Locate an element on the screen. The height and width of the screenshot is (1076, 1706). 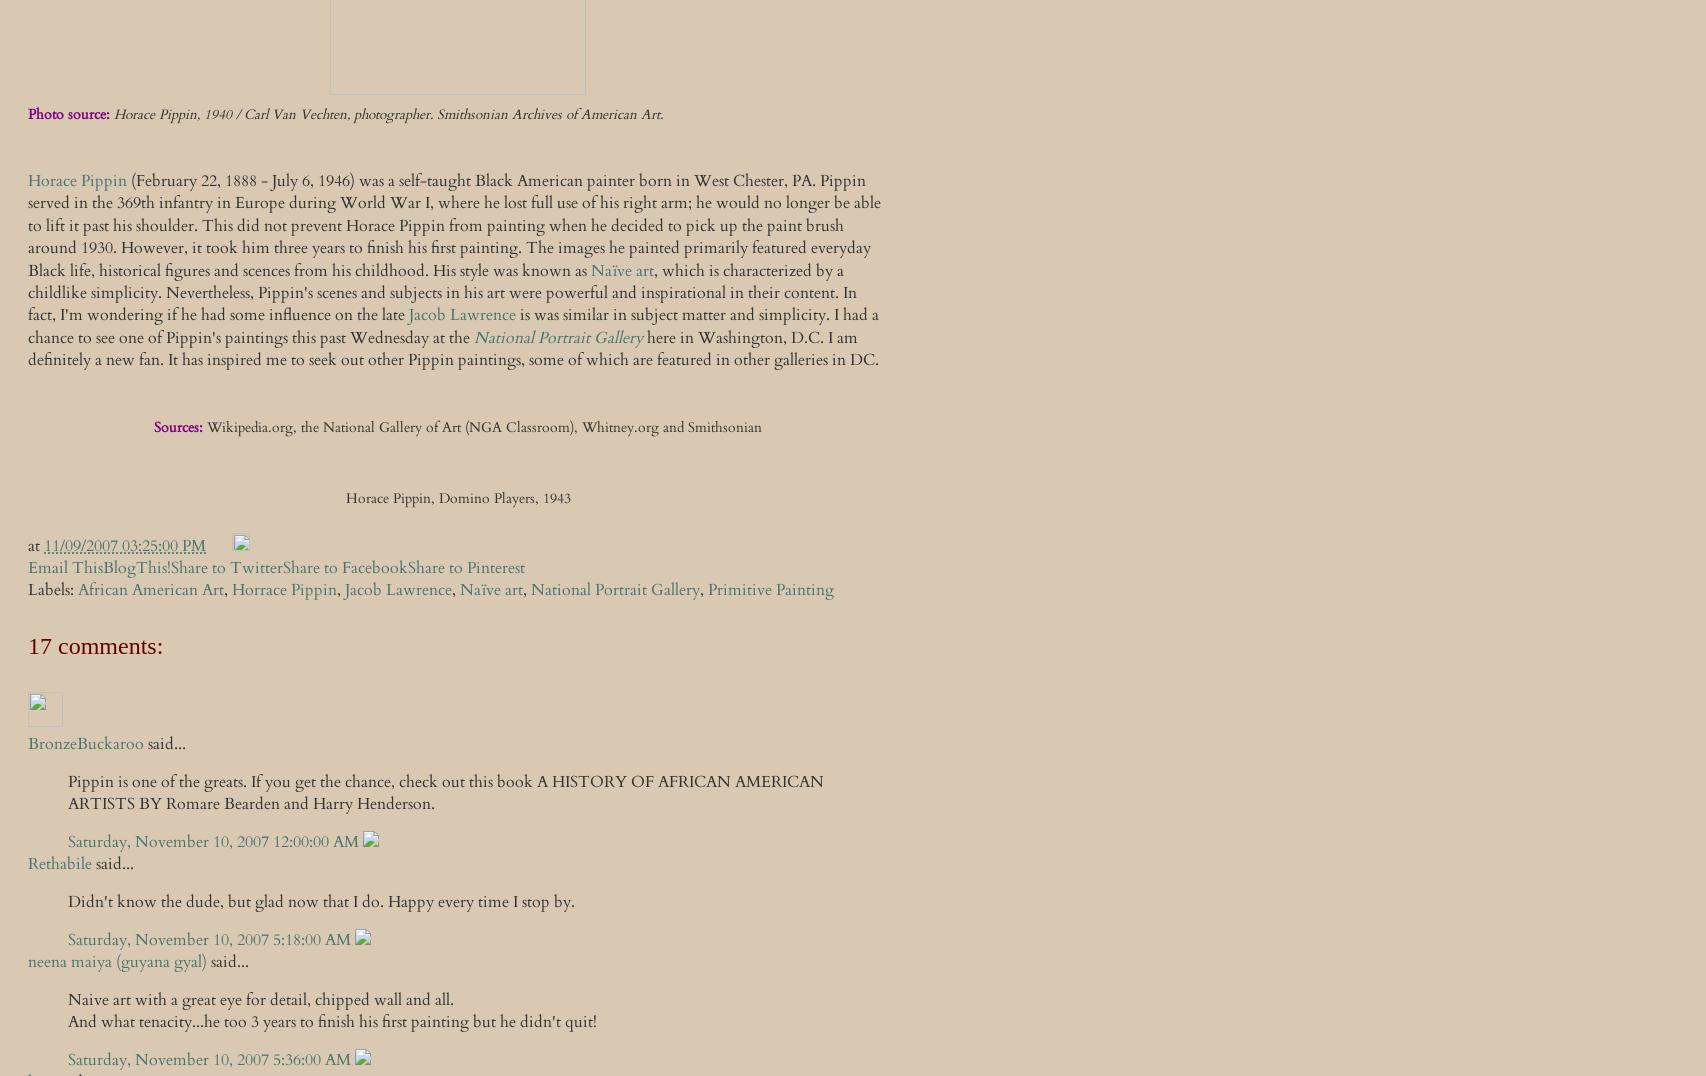
'Share to Pinterest' is located at coordinates (465, 567).